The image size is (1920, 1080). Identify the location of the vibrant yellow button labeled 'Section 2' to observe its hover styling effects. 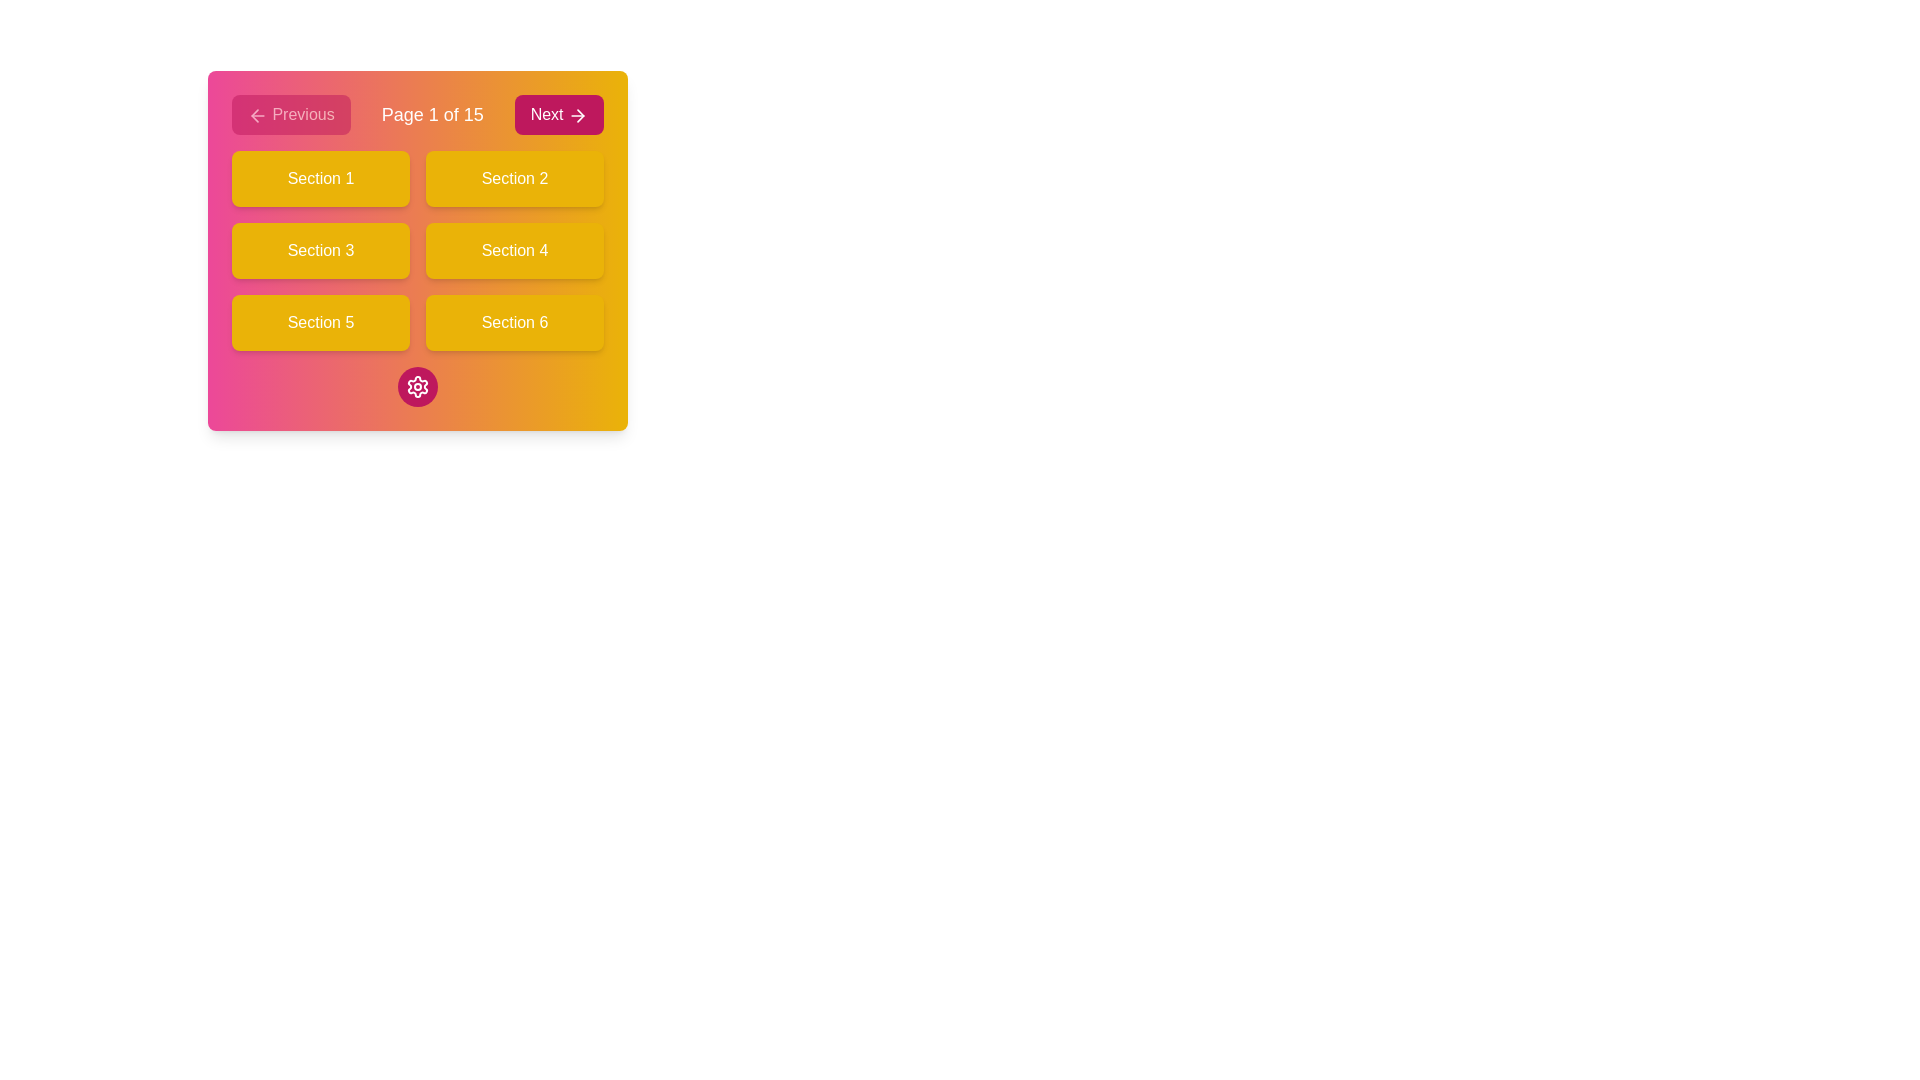
(514, 177).